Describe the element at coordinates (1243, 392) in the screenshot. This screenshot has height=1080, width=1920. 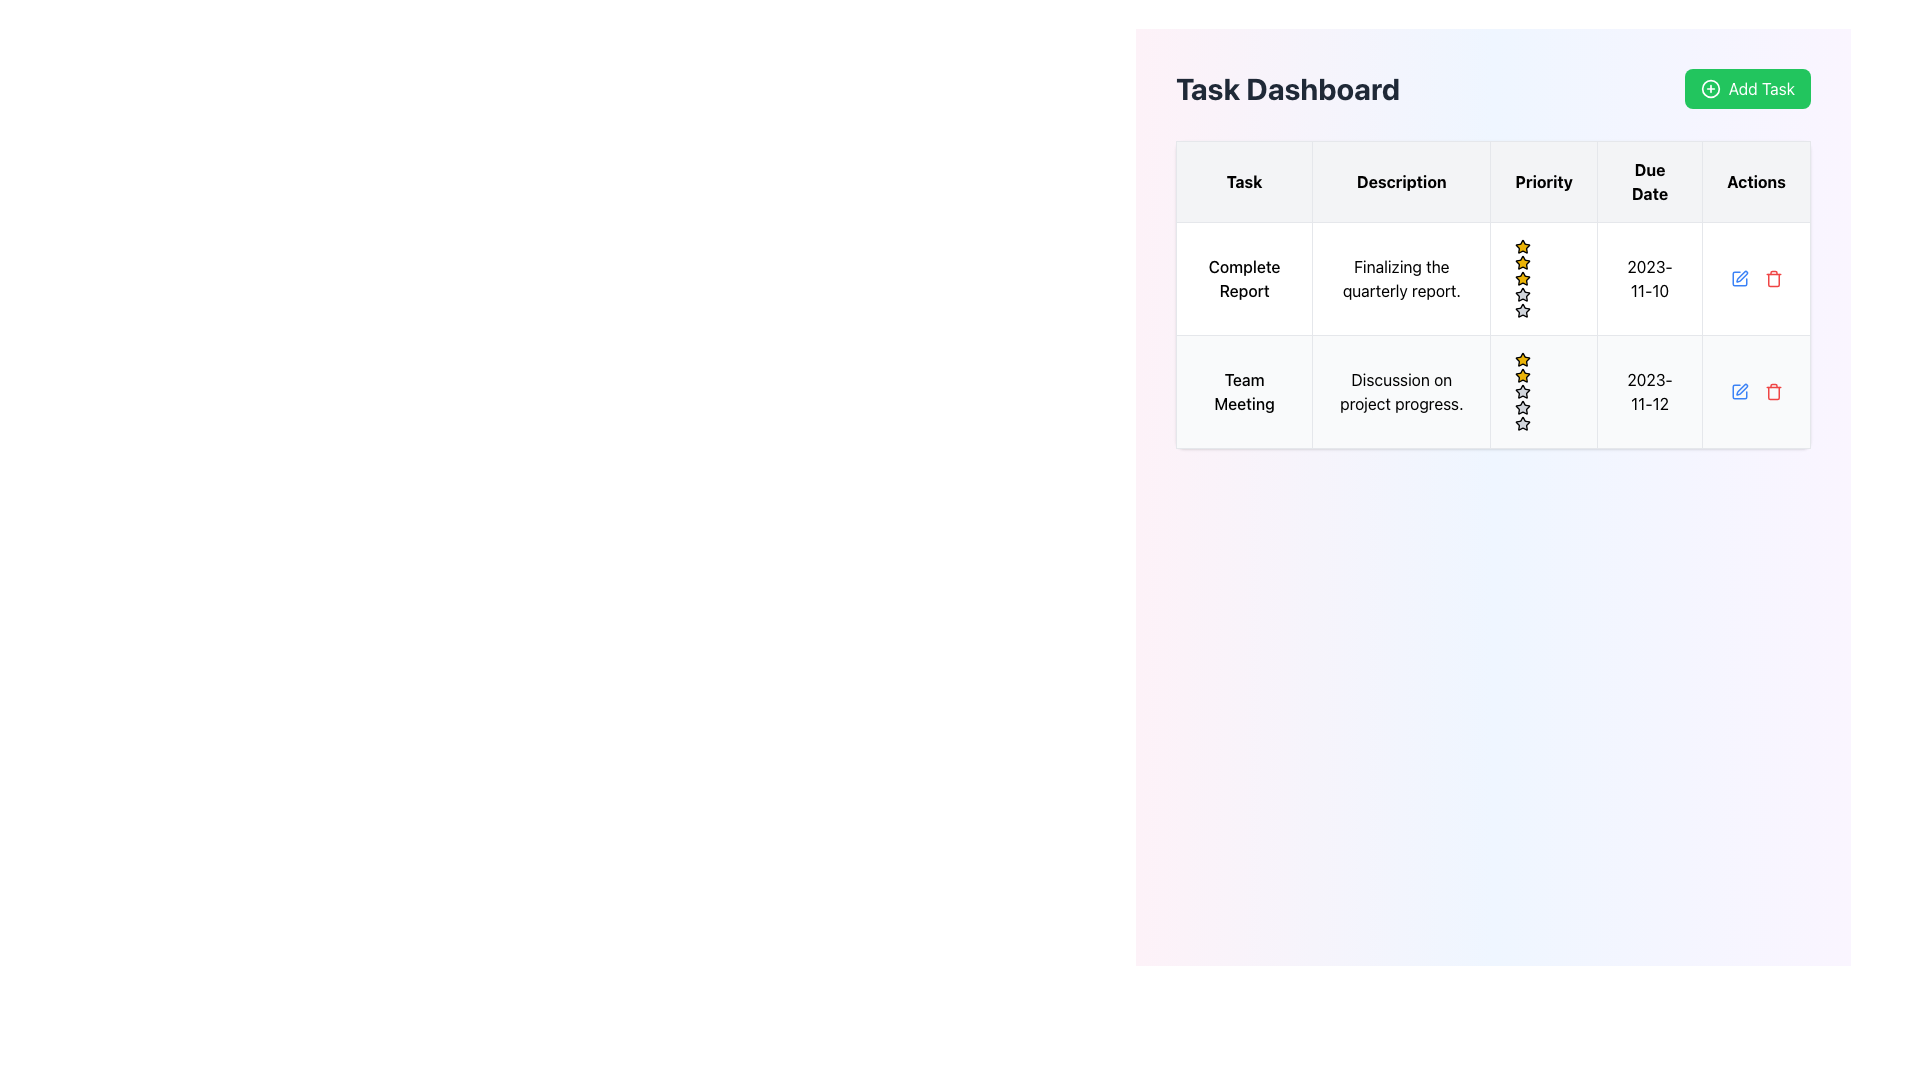
I see `text displayed in the 'Team Meeting' Text Display Element, which is centered in a rectangular area within the second row of the 'Task' column of a table layout` at that location.